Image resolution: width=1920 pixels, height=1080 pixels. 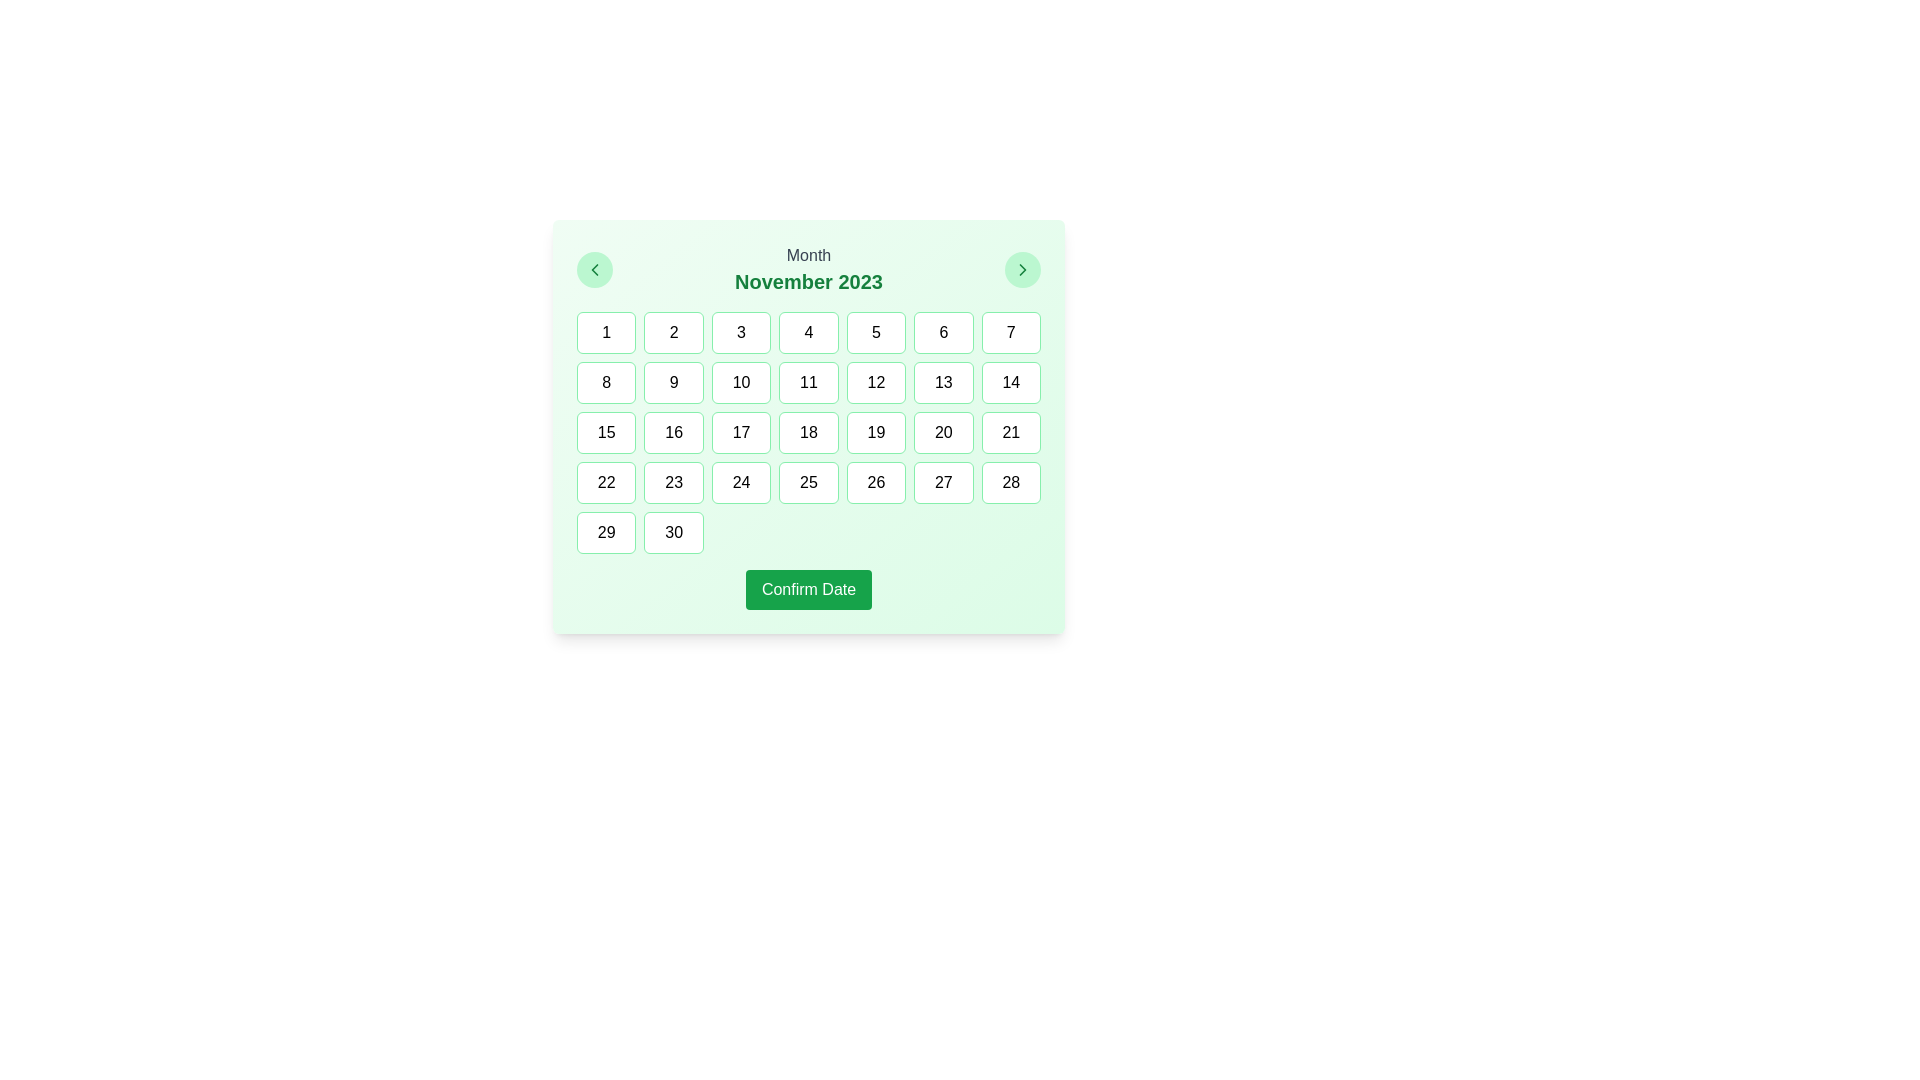 I want to click on the button representing the 3rd day in the calendar view, so click(x=740, y=331).